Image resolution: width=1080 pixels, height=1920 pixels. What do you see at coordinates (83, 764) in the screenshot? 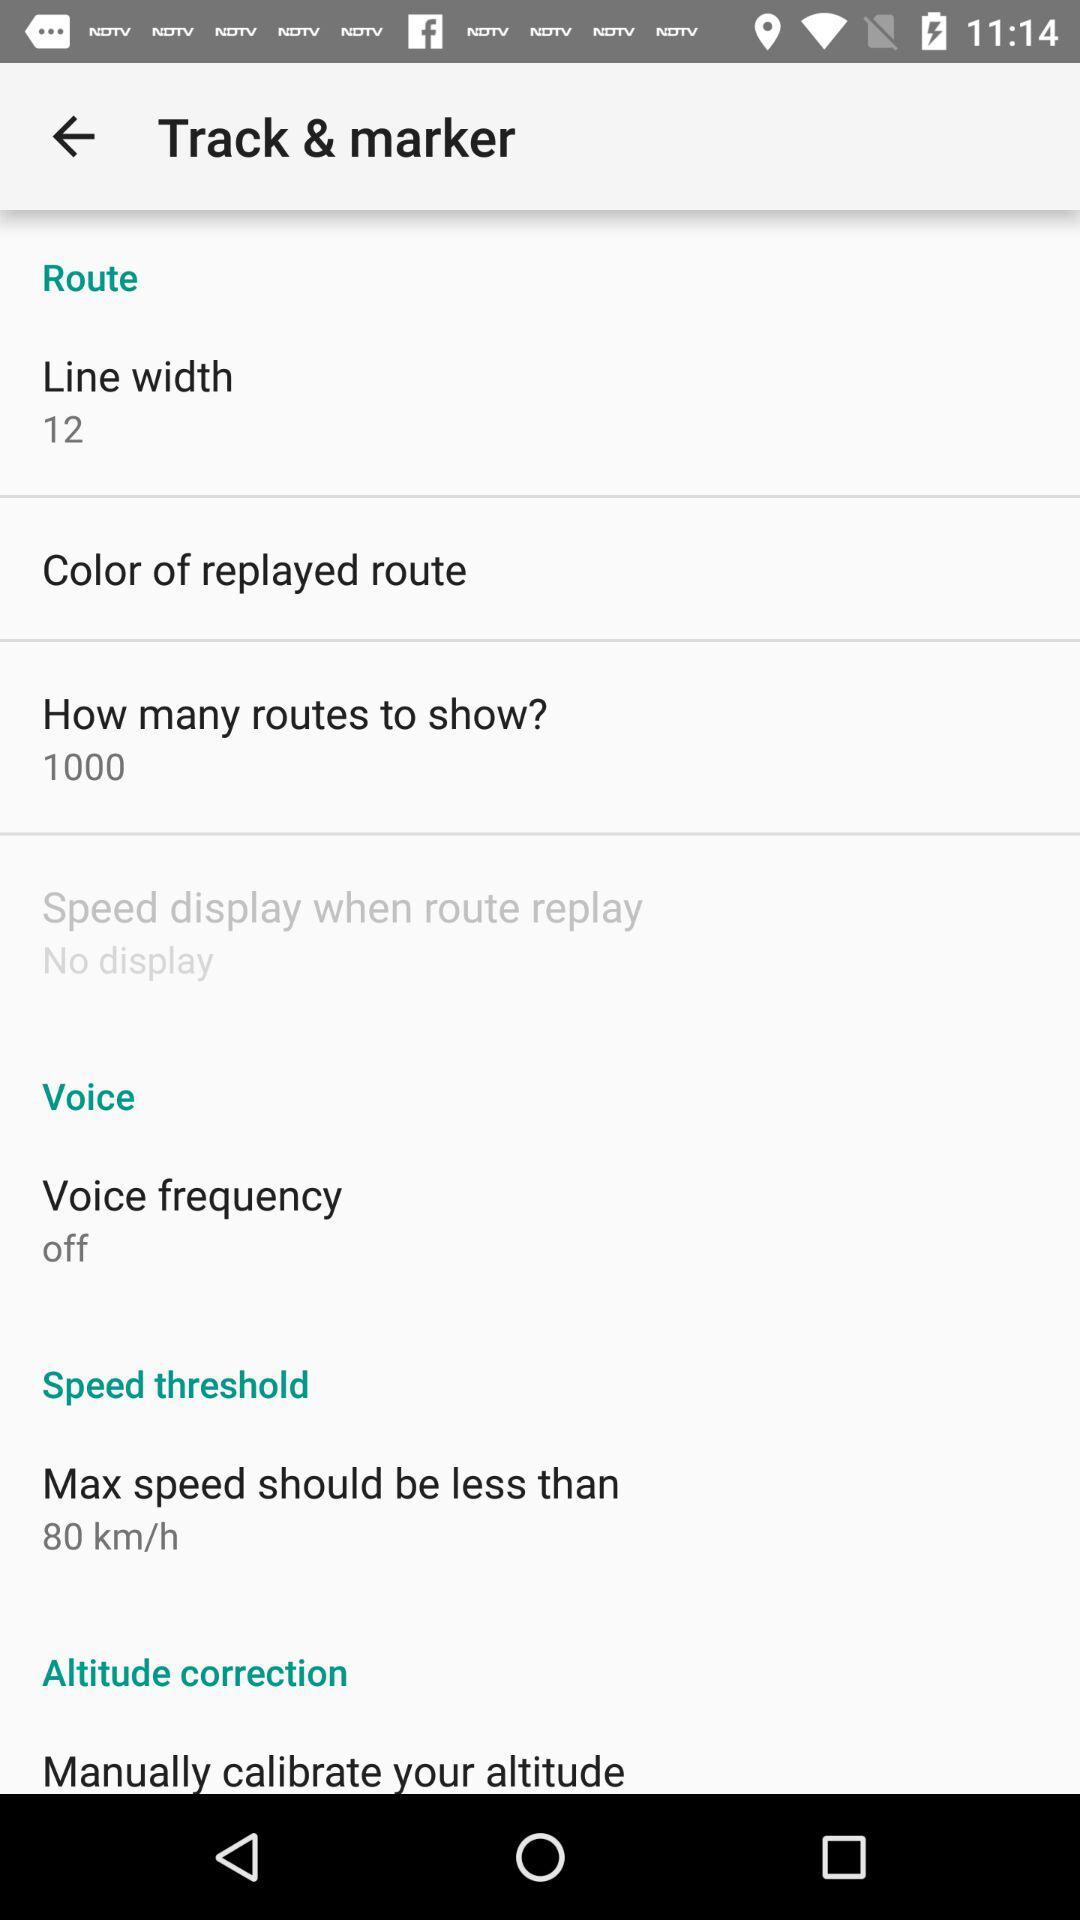
I see `the 1000 item` at bounding box center [83, 764].